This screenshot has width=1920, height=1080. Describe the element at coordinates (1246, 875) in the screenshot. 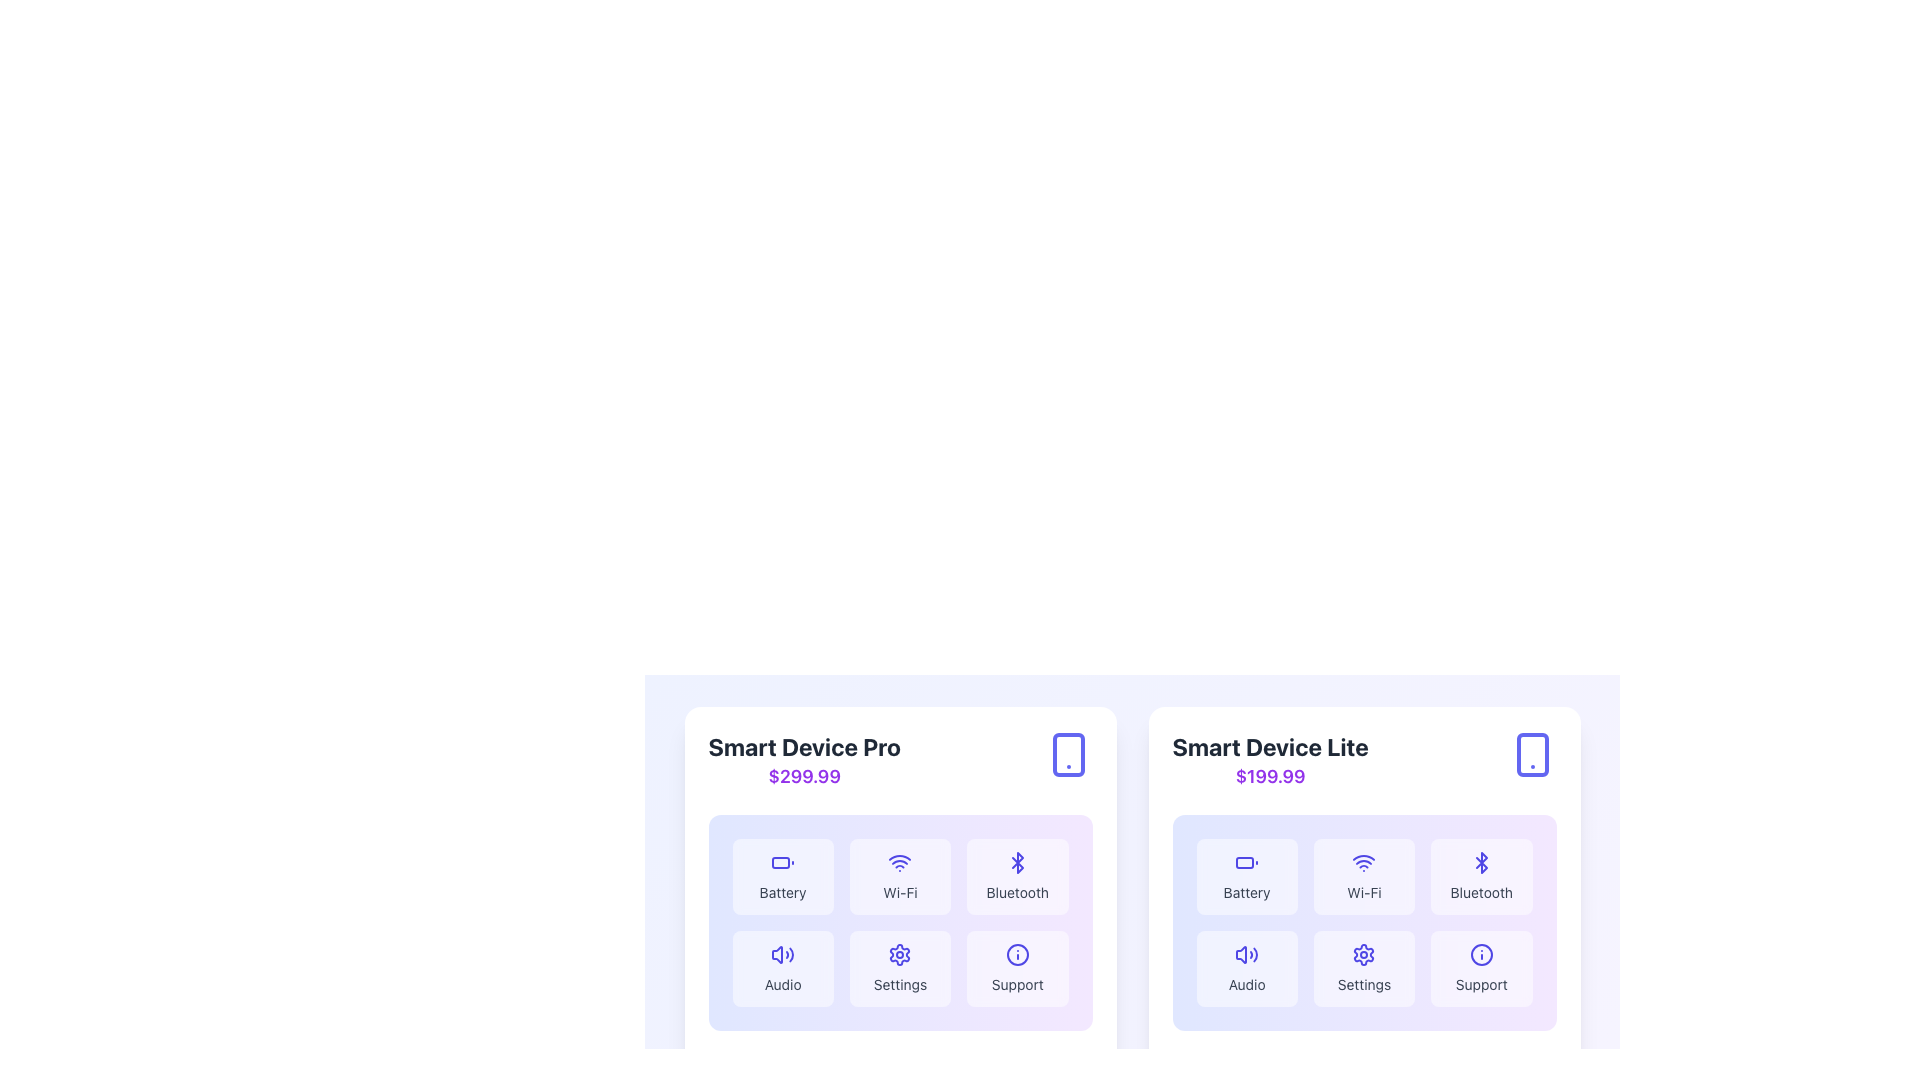

I see `the battery status button in the first row and first column of the grid layout within the 'Smart Device Lite' section` at that location.